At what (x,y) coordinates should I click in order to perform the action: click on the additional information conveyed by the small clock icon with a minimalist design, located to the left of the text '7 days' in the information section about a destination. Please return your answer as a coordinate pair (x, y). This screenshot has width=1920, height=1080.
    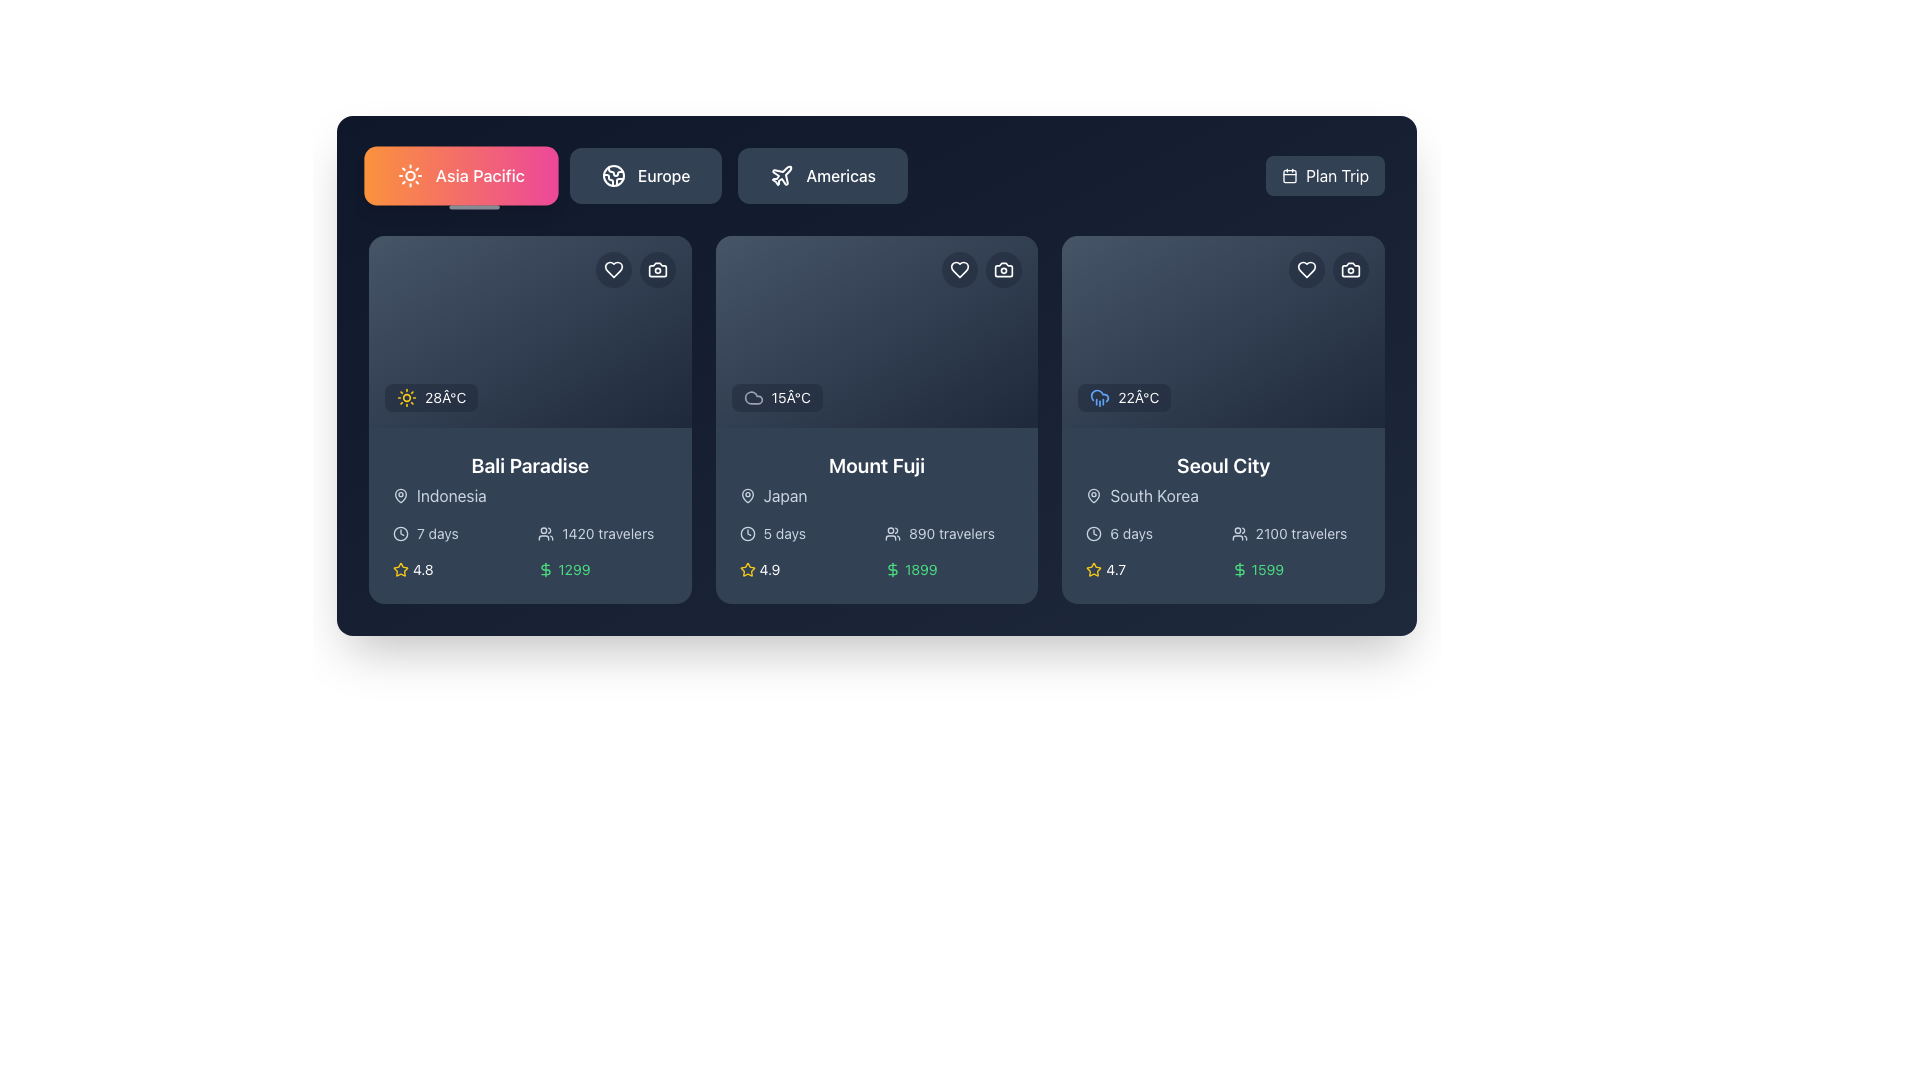
    Looking at the image, I should click on (400, 532).